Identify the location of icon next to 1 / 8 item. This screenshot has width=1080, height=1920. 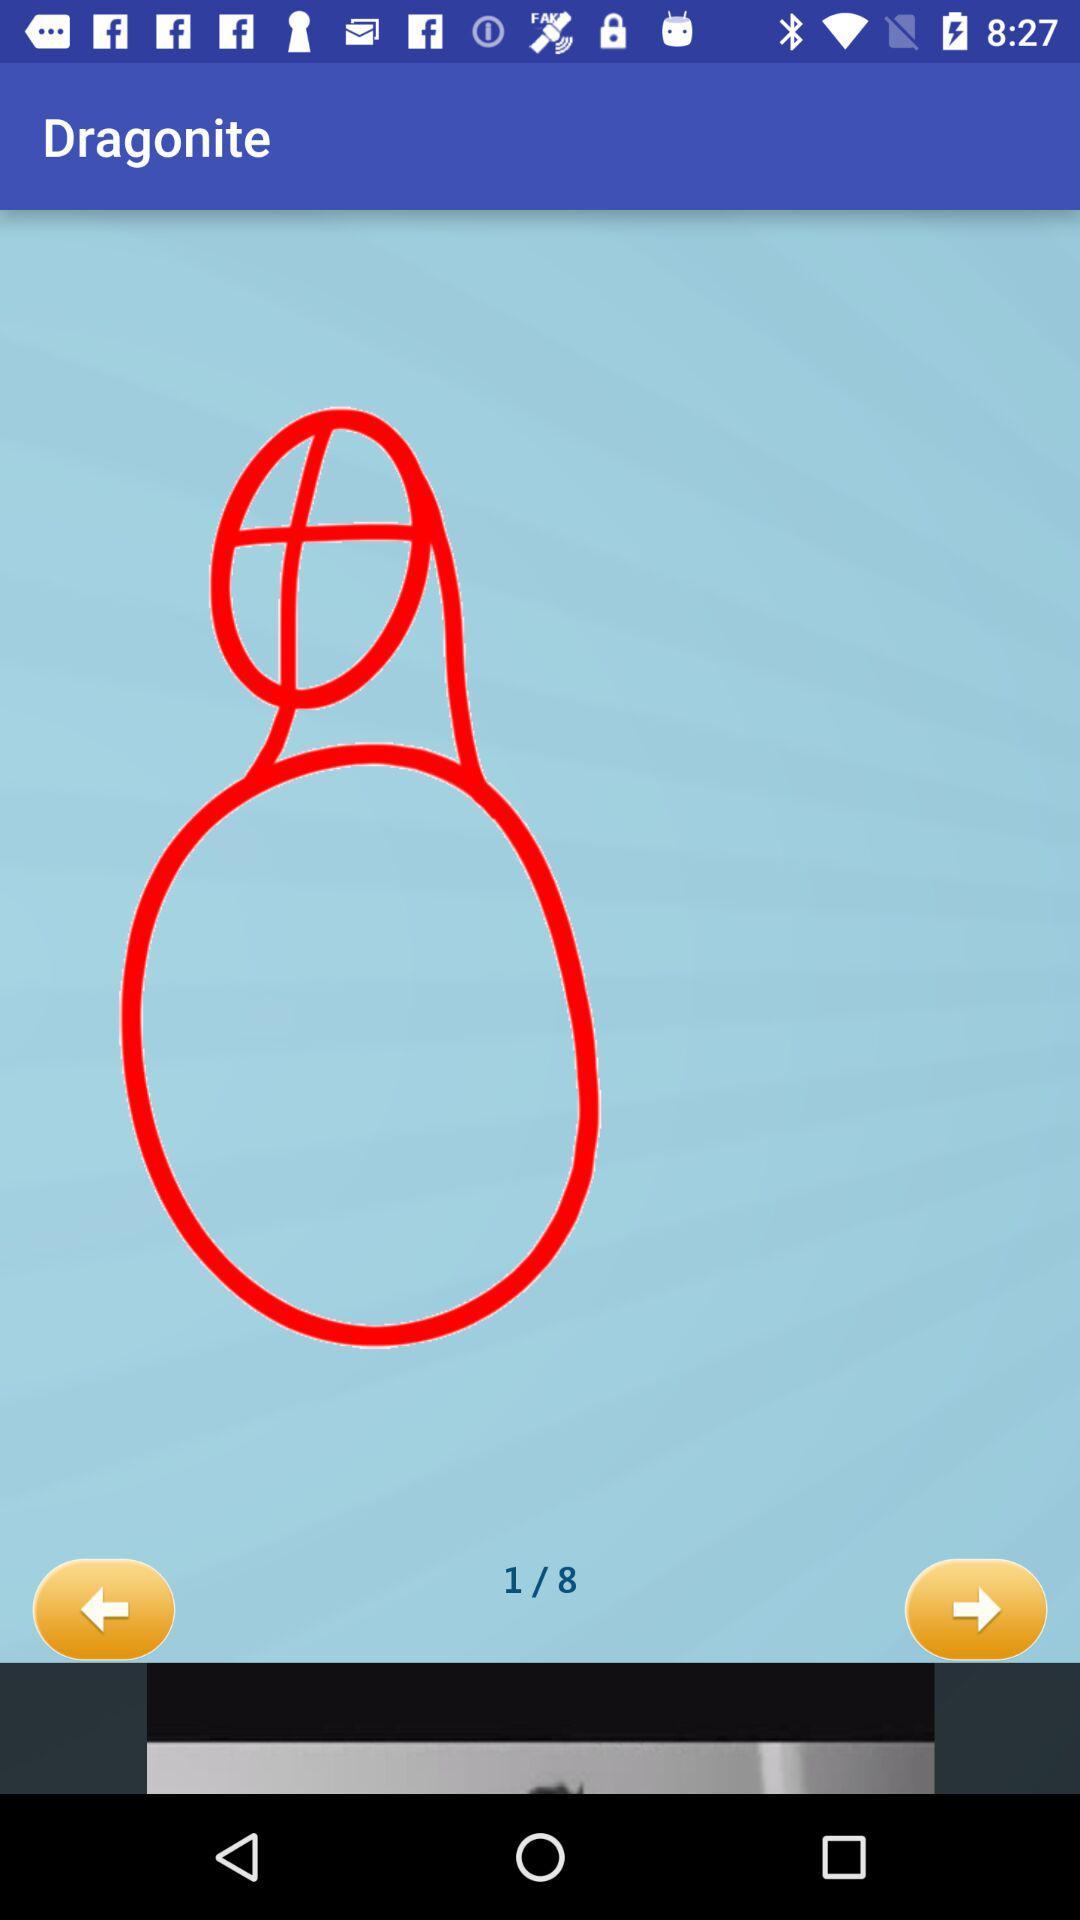
(975, 1610).